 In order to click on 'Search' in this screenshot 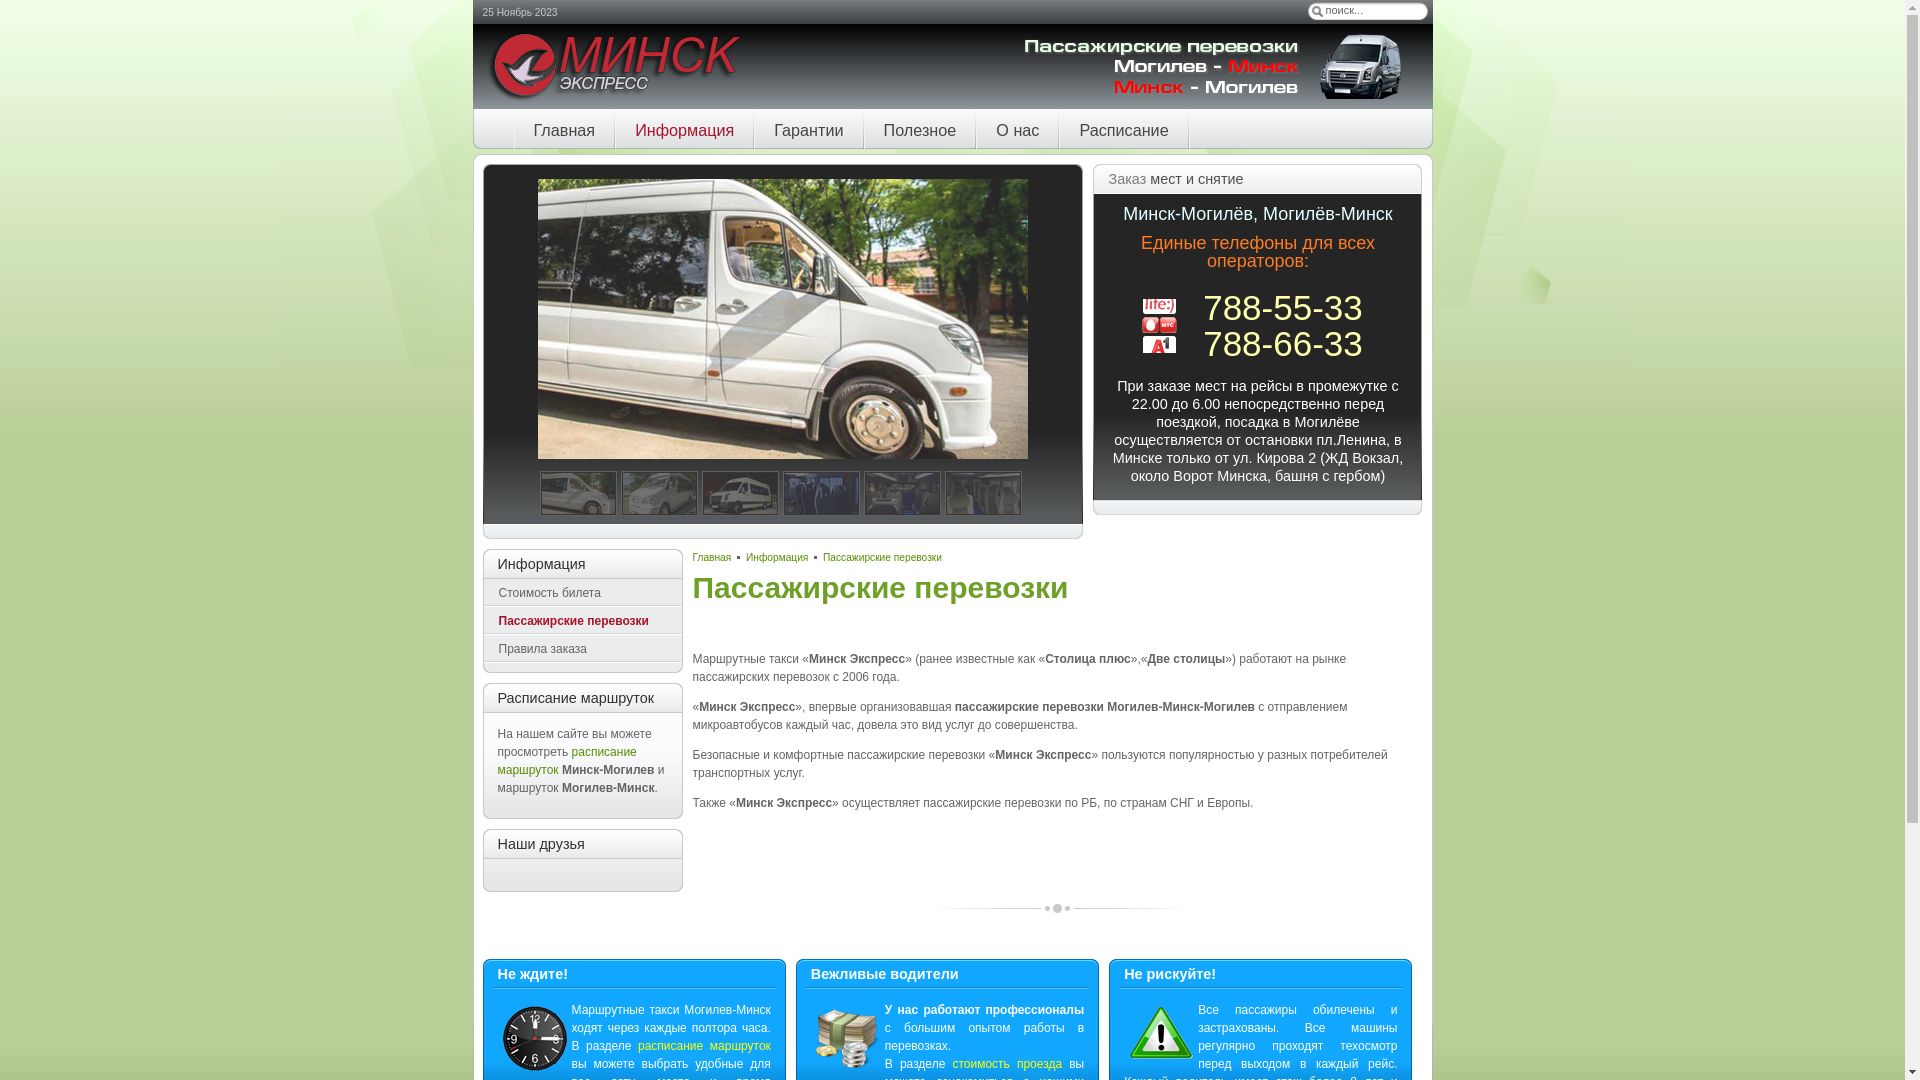, I will do `click(1316, 11)`.